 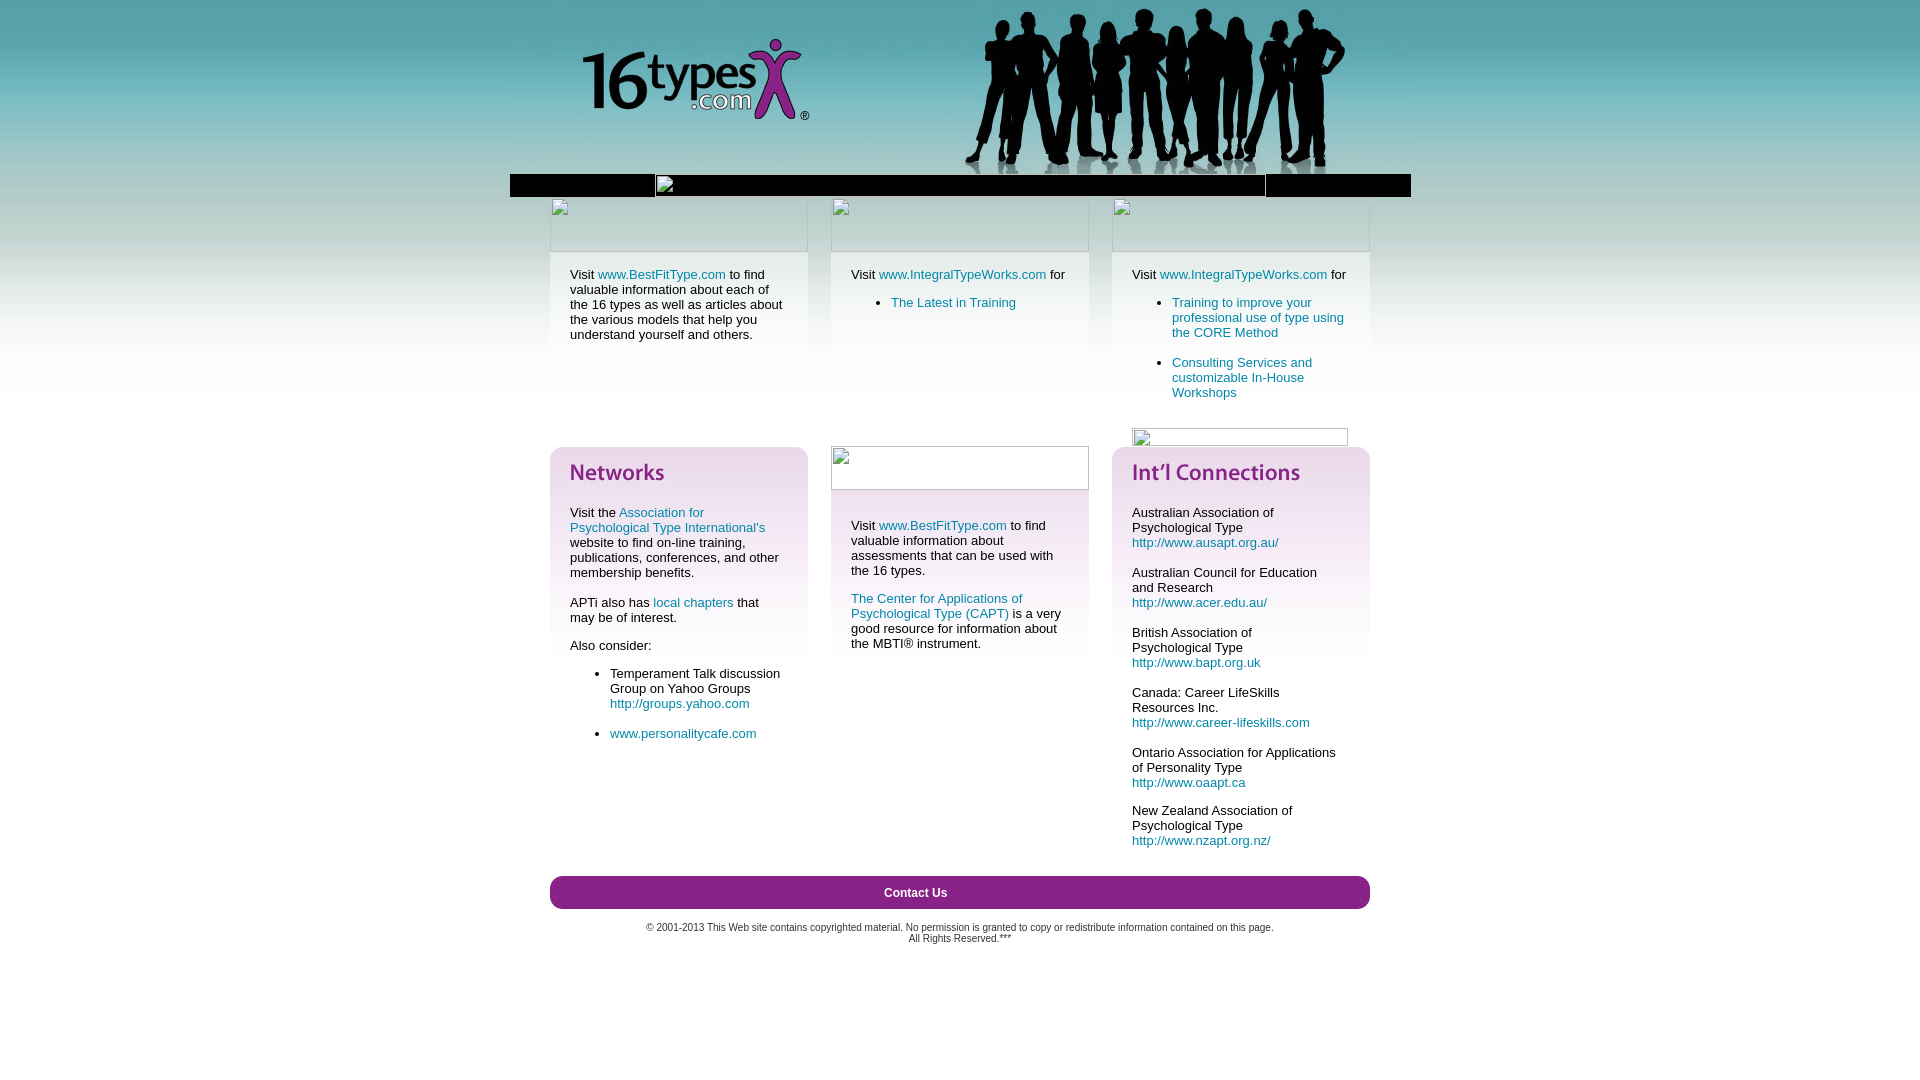 I want to click on 'www.personalitycafe.com', so click(x=683, y=733).